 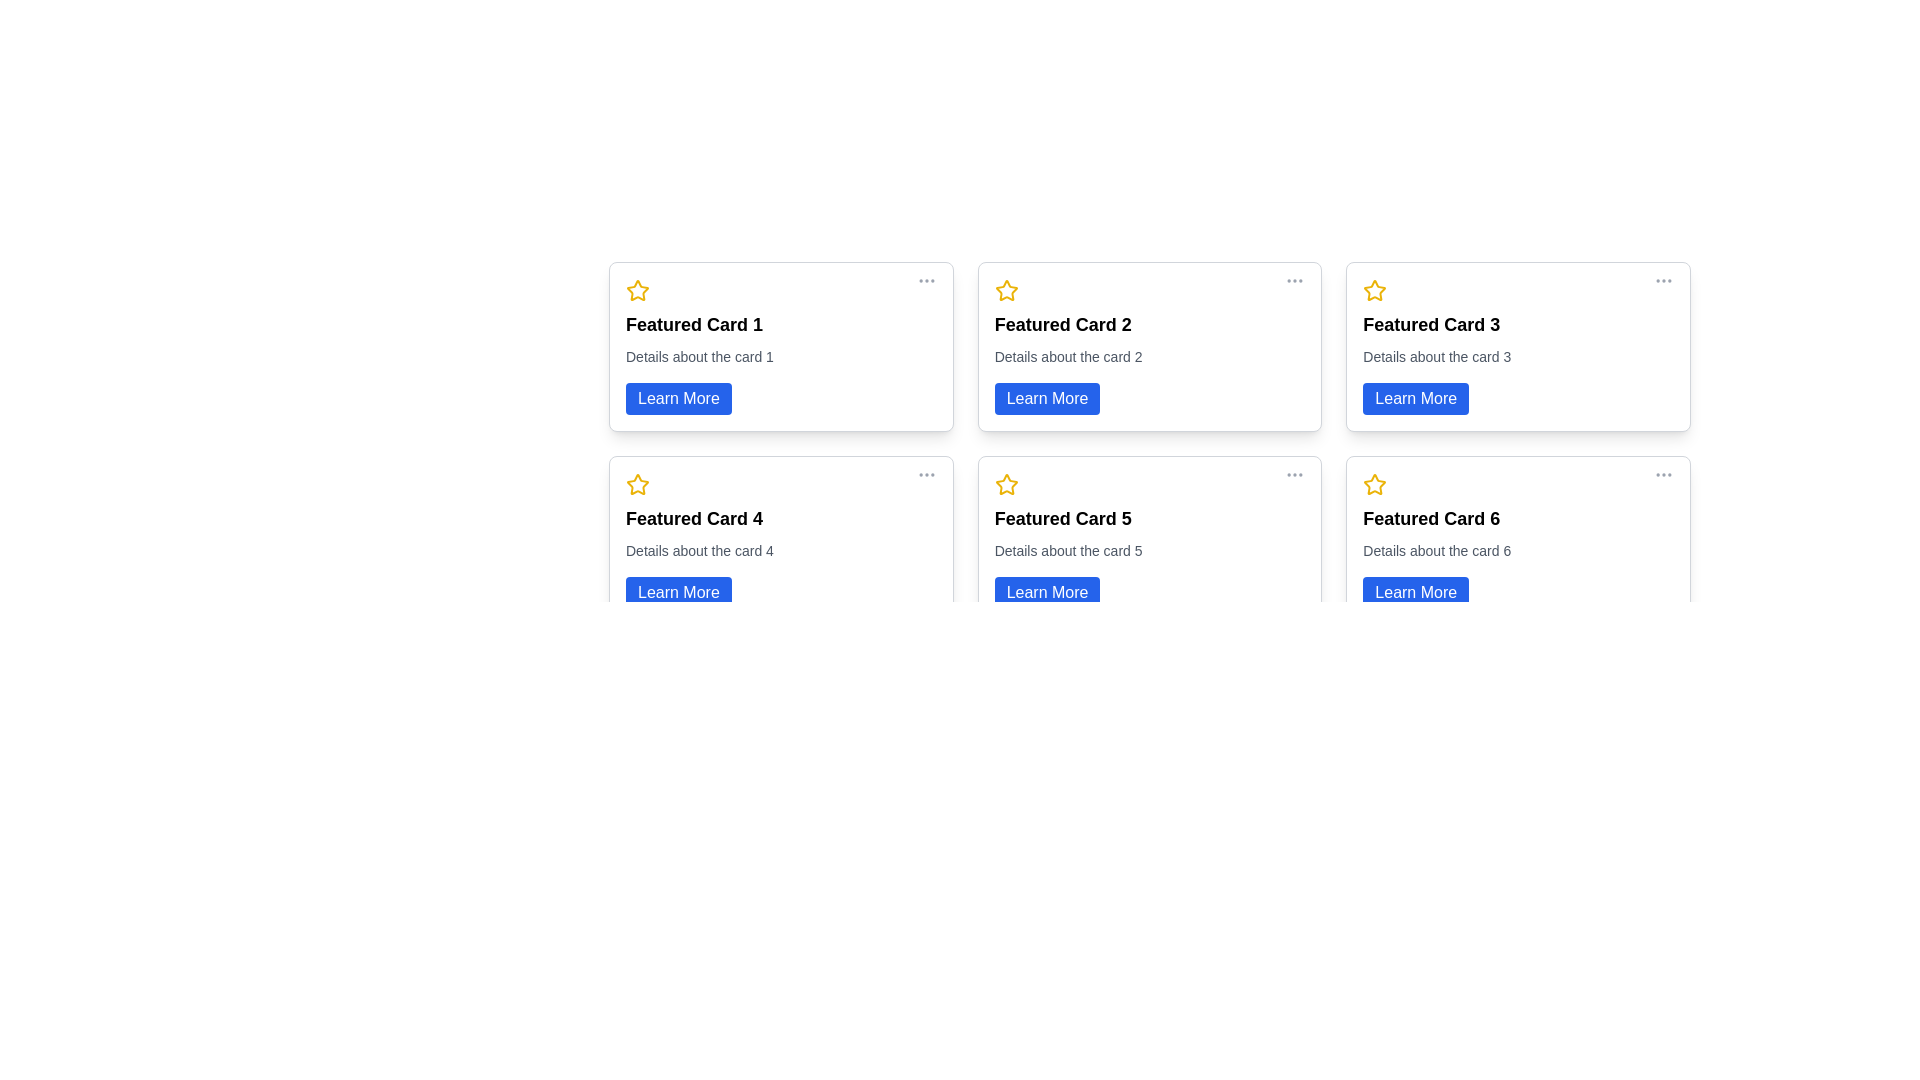 I want to click on the Icon Button (Ellipsis) located at the top-right corner of 'Featured Card 2', so click(x=1295, y=281).